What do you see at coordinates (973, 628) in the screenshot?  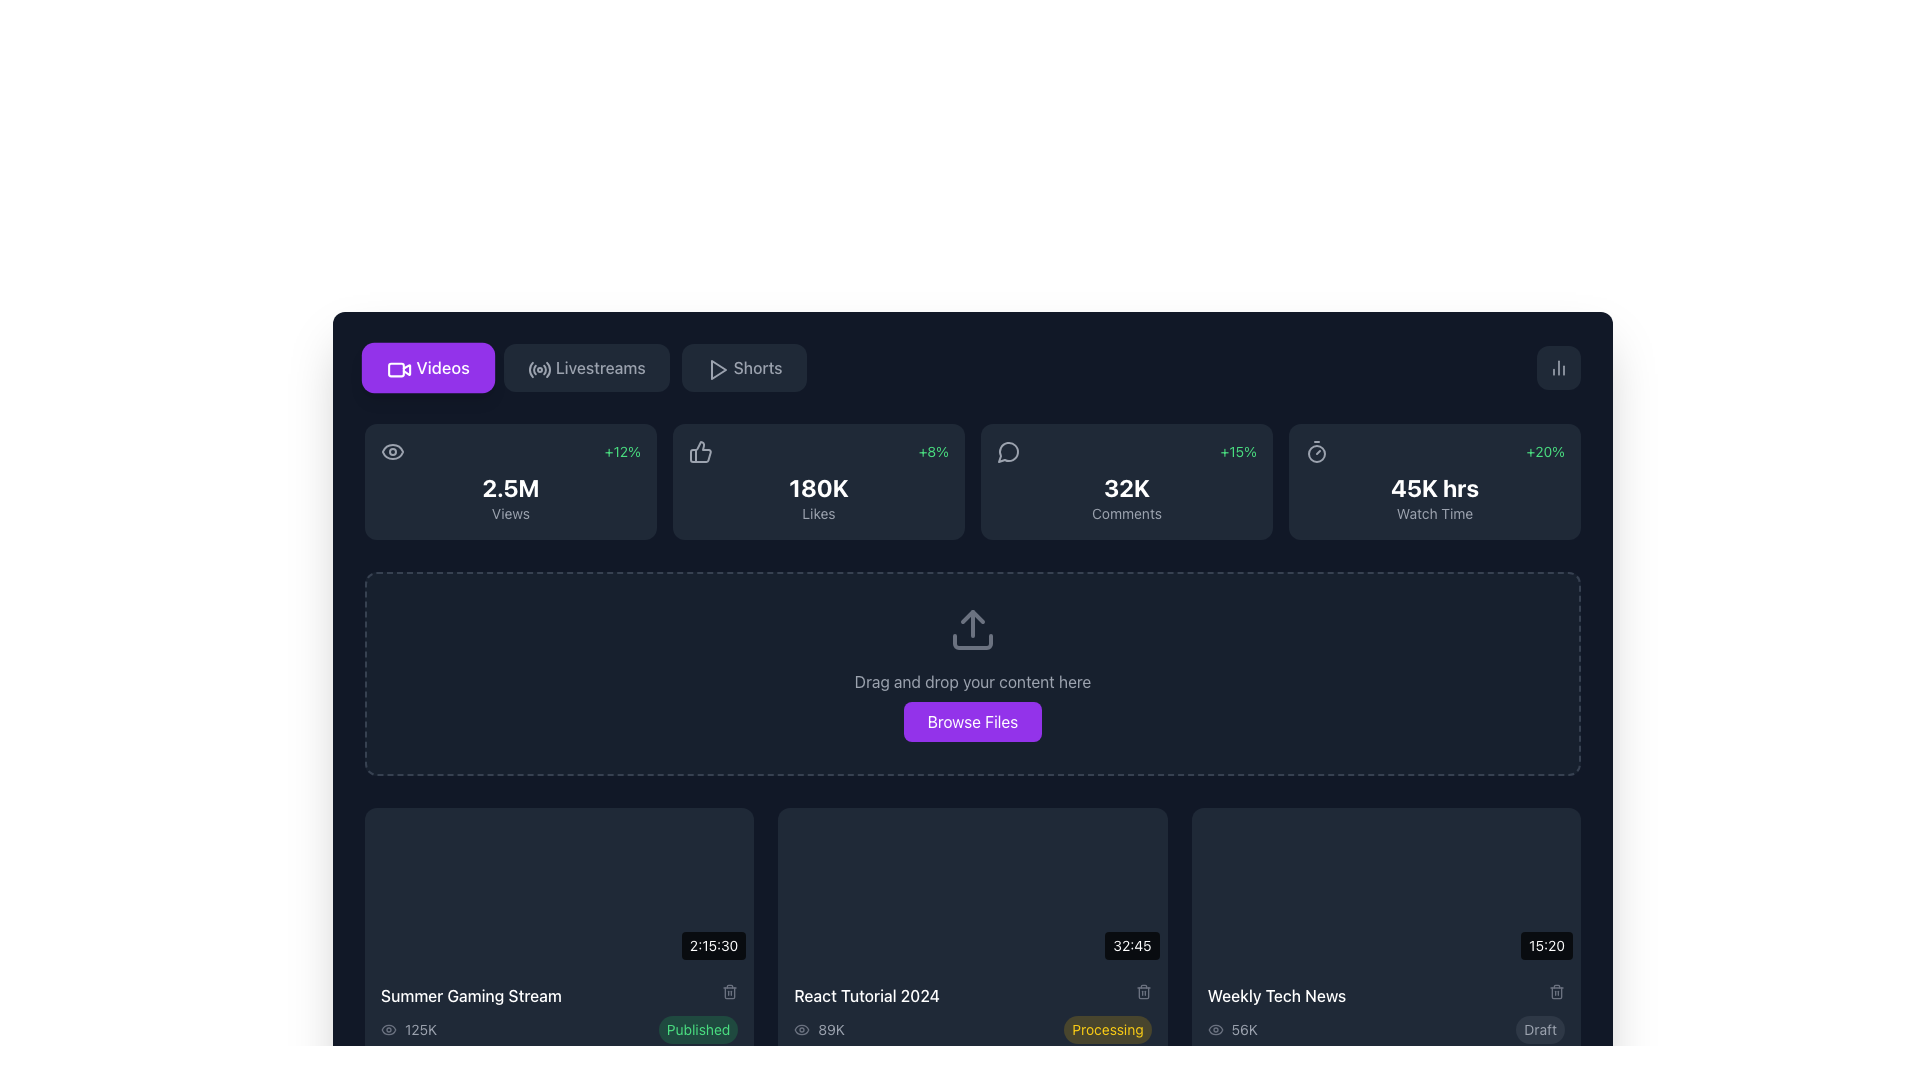 I see `the drag-and-drop upload icon` at bounding box center [973, 628].